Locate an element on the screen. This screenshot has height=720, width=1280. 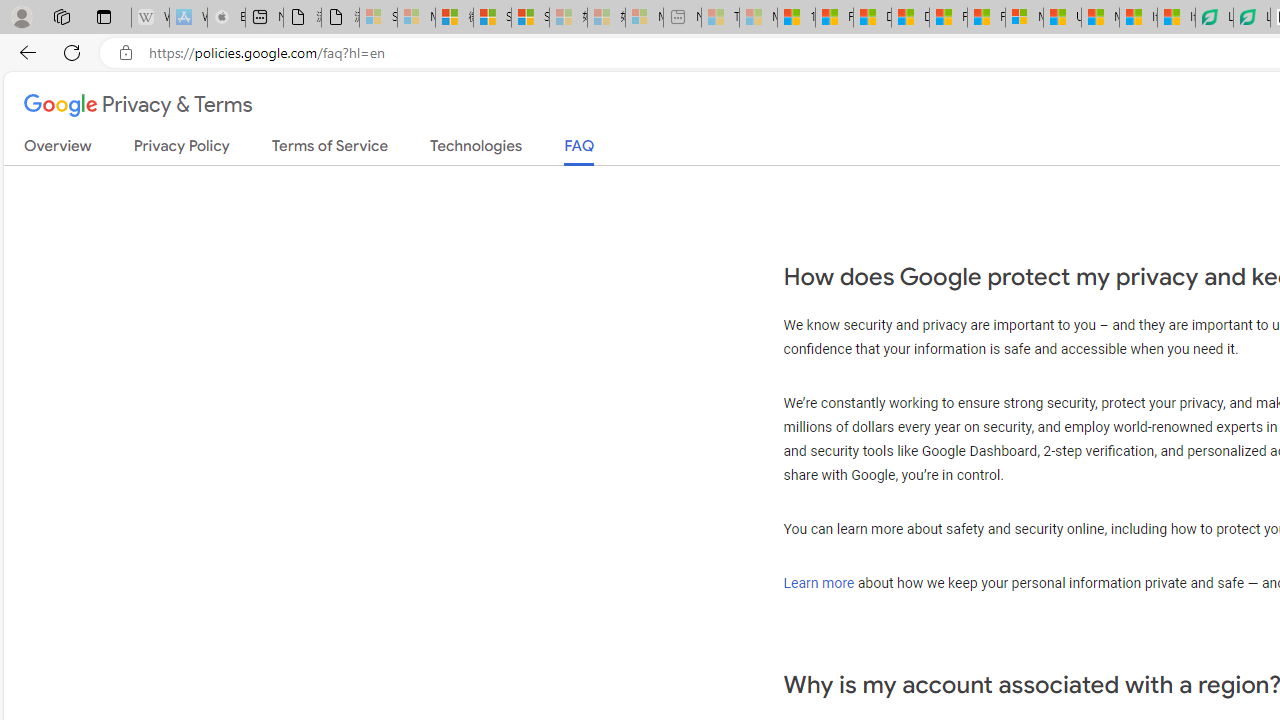
'LendingTree - Compare Lenders' is located at coordinates (1250, 17).